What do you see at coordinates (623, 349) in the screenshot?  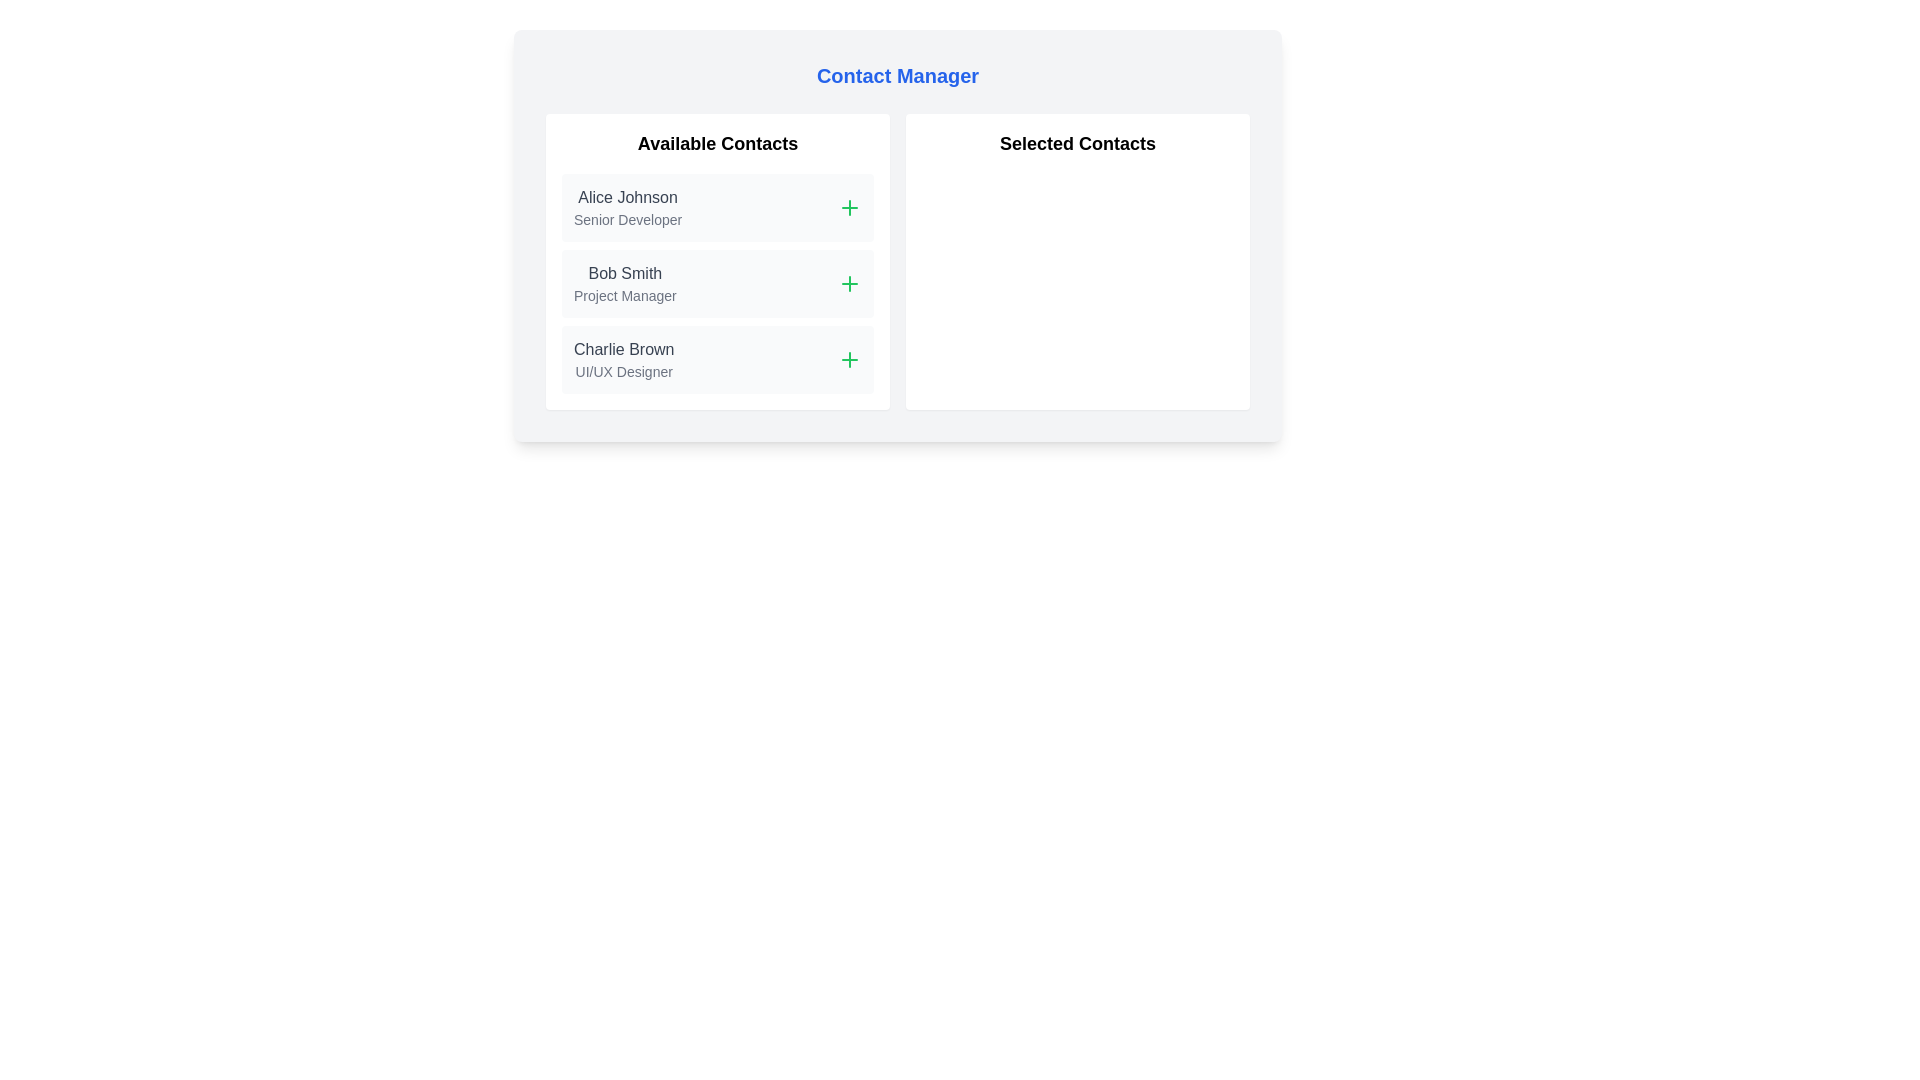 I see `the text label displaying 'Charlie Brown', which is styled with medium-weight, gray-colored text and is located in the 'Available Contacts' section, above the designation 'UI/UX Designer'` at bounding box center [623, 349].